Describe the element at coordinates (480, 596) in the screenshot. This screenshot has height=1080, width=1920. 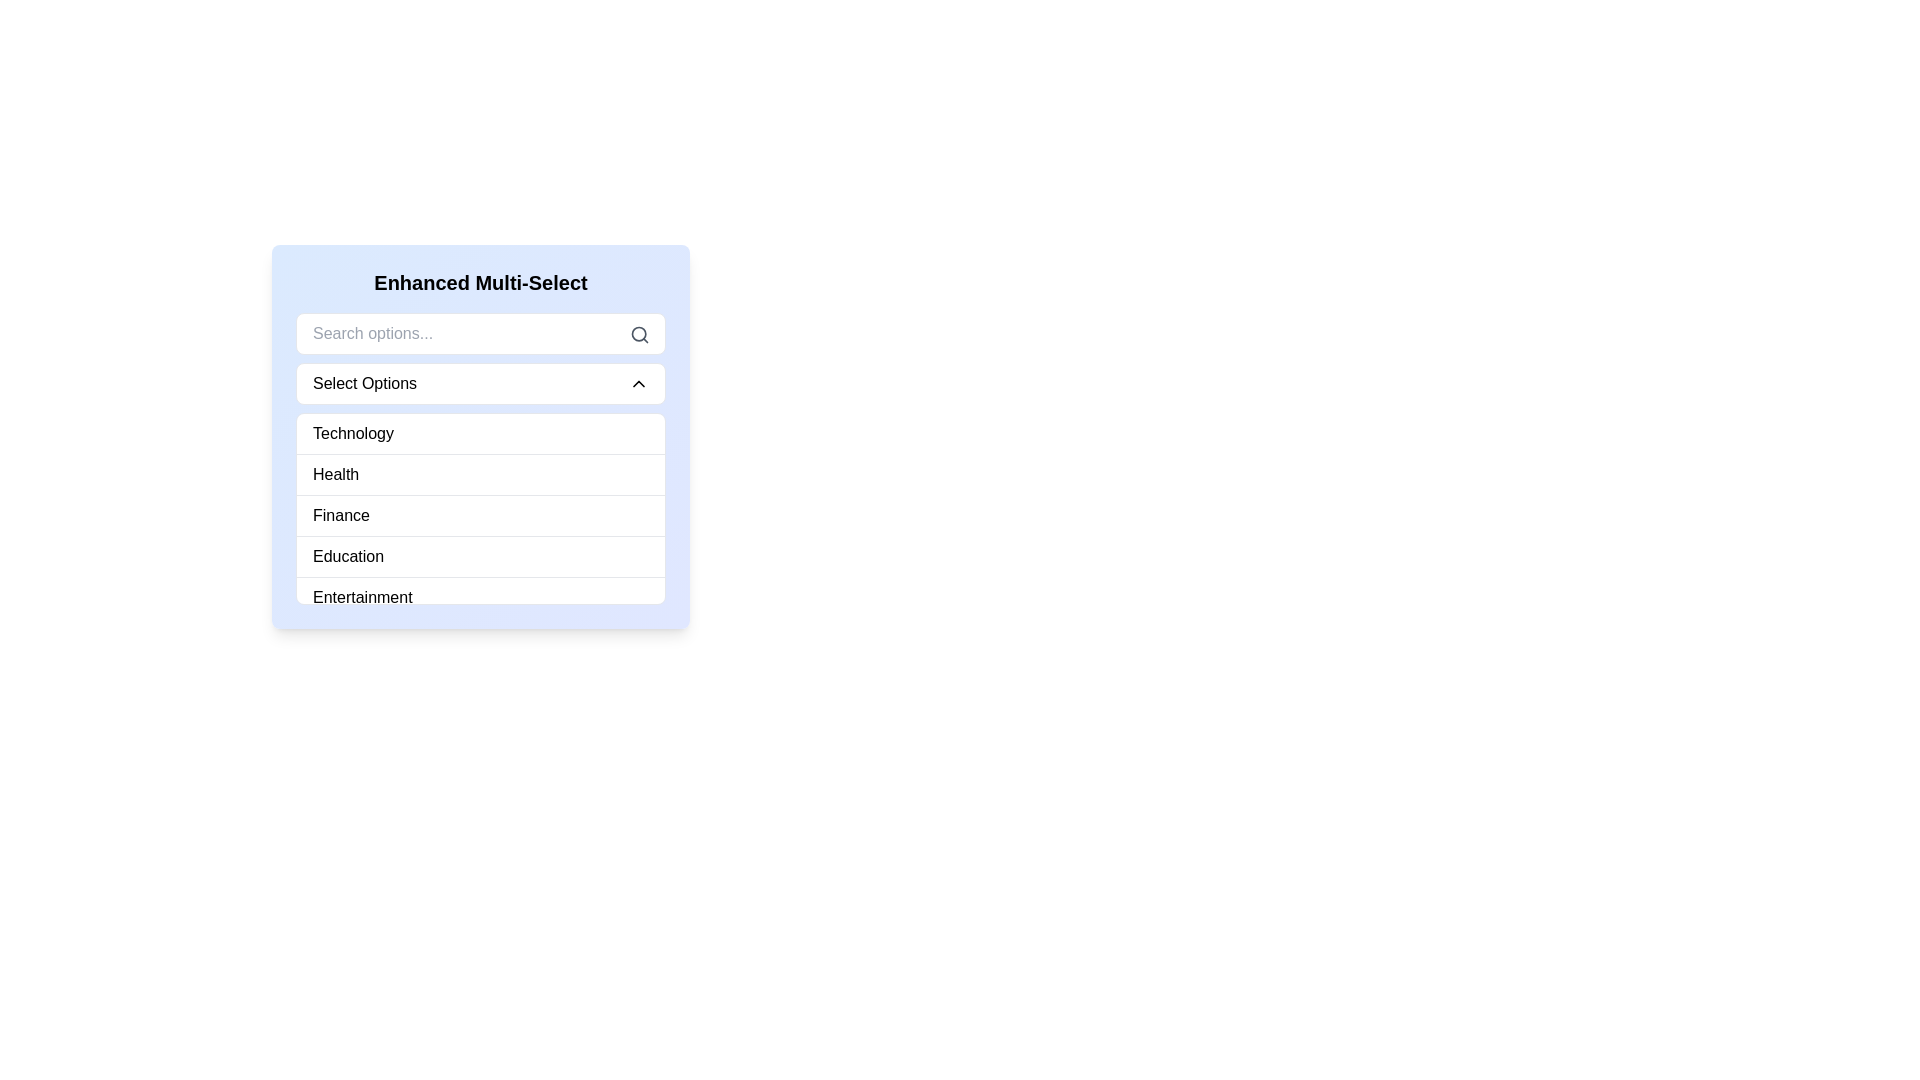
I see `the fifth list item labeled 'Entertainment'` at that location.